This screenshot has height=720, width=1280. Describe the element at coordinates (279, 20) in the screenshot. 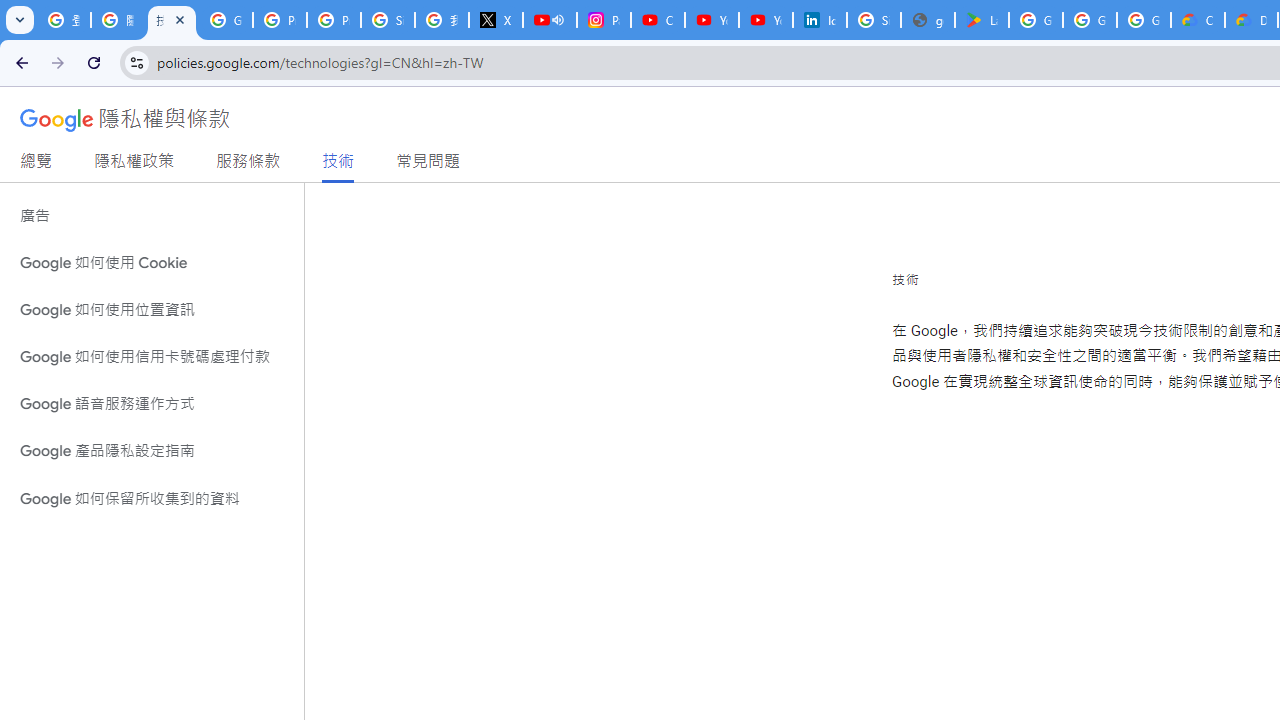

I see `'Privacy Help Center - Policies Help'` at that location.